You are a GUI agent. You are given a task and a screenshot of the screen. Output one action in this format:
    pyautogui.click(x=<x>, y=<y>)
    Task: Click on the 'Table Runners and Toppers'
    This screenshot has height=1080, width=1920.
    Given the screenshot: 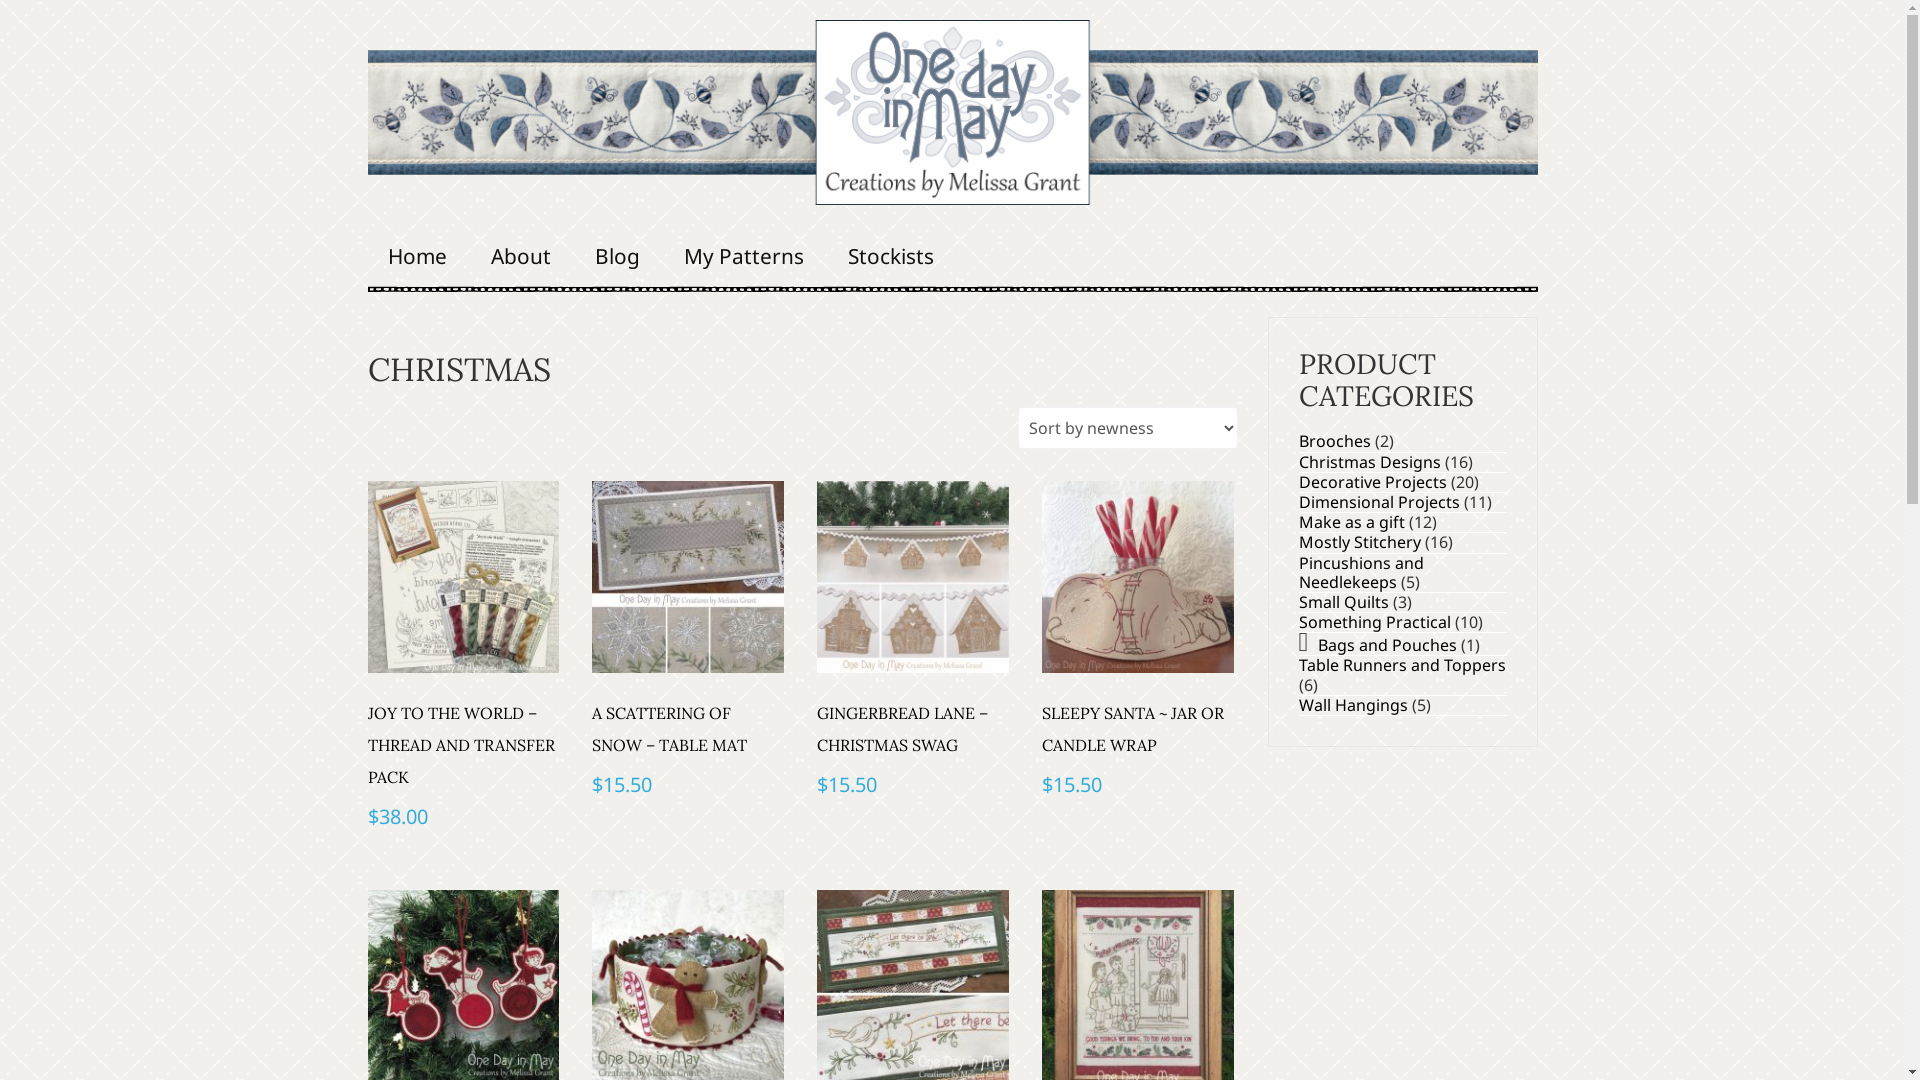 What is the action you would take?
    pyautogui.click(x=1400, y=664)
    